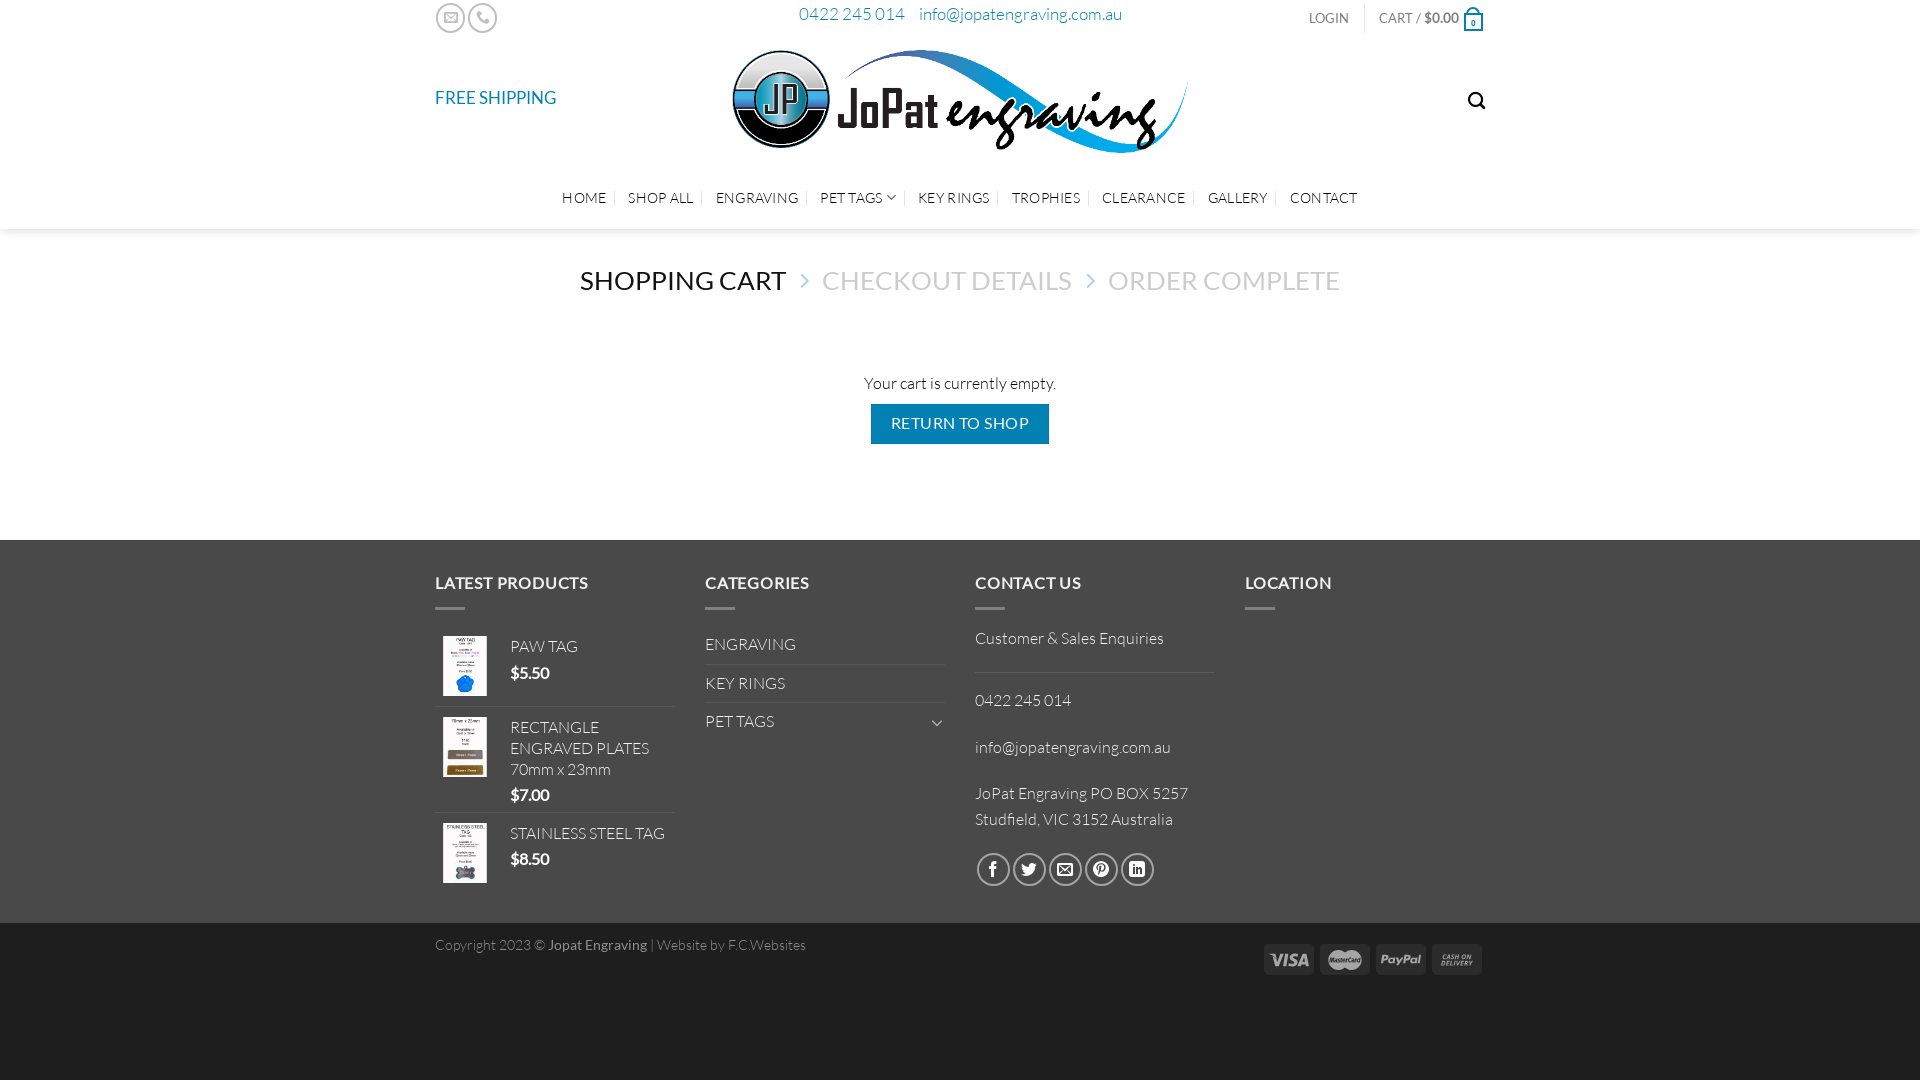  I want to click on 'Call us', so click(482, 17).